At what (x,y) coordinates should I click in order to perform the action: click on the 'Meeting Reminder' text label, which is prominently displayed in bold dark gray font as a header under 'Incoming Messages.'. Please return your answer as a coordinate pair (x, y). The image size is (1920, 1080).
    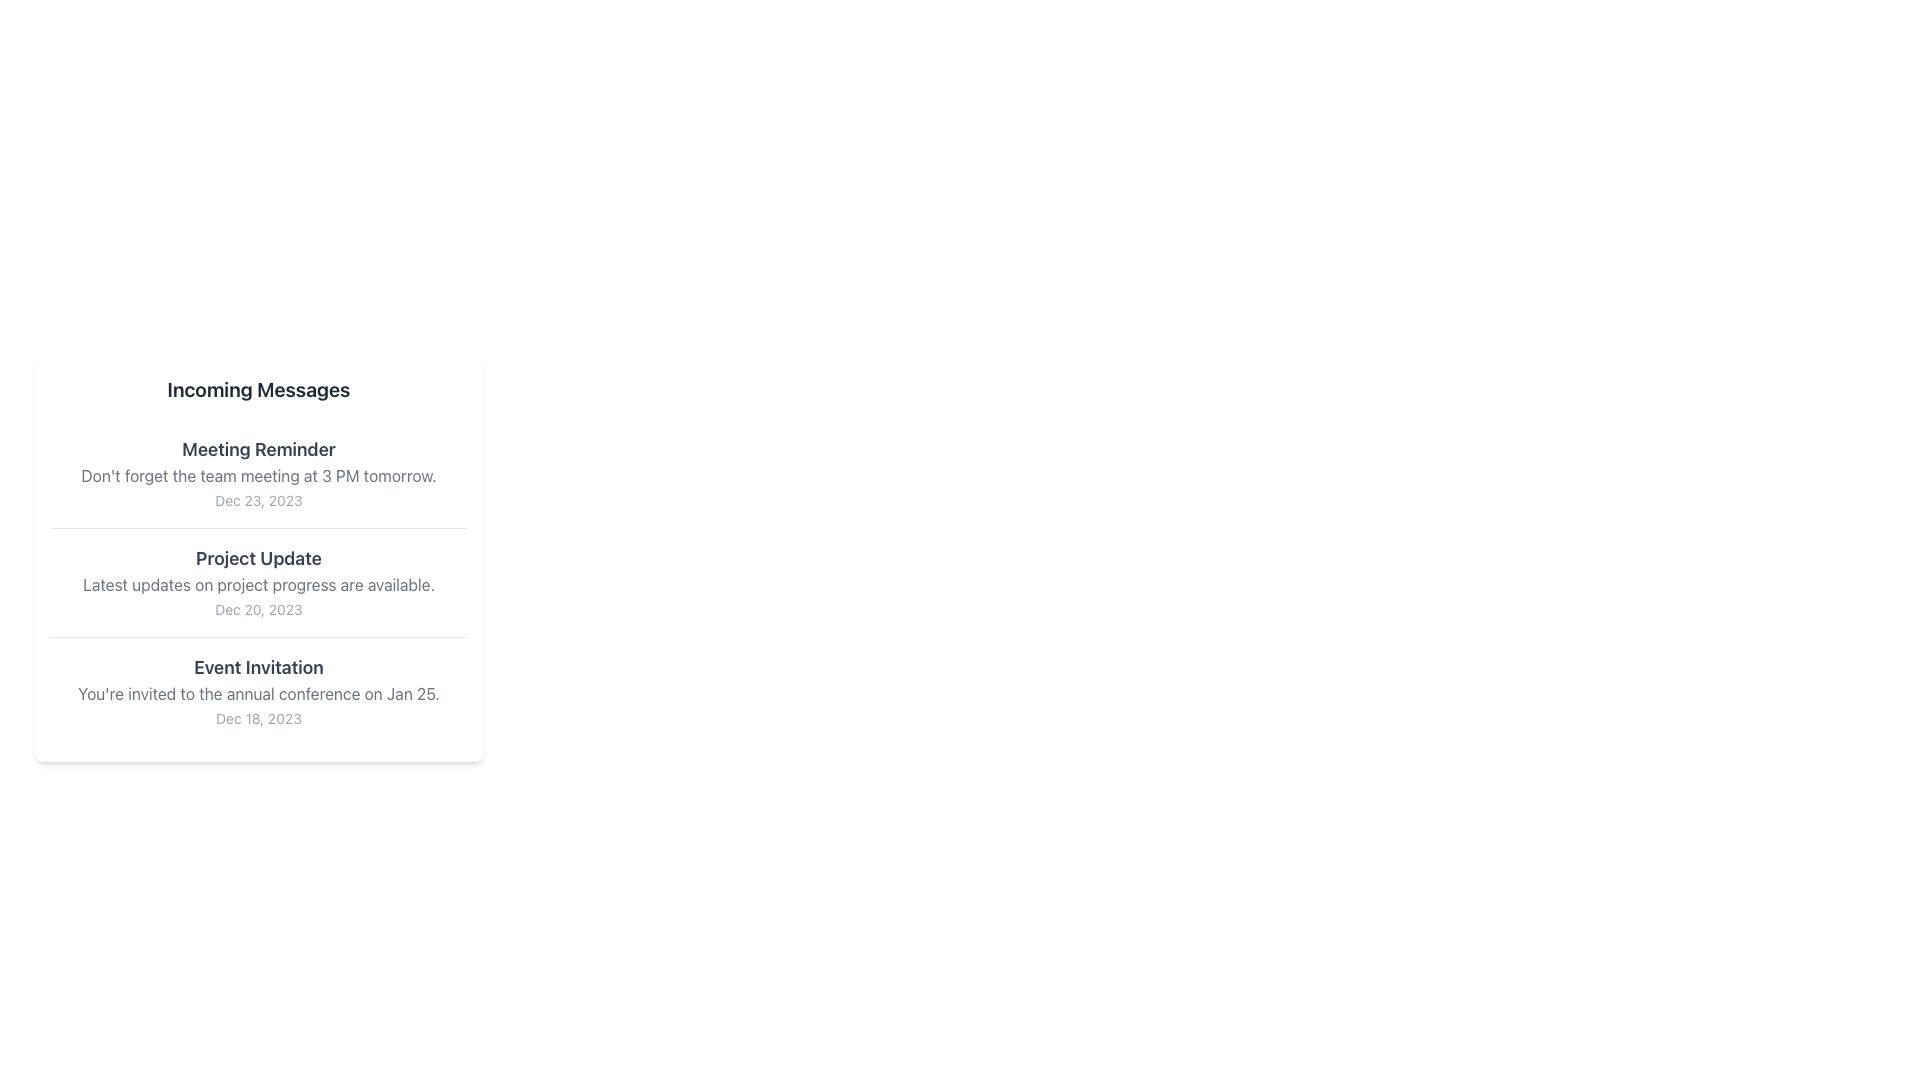
    Looking at the image, I should click on (258, 450).